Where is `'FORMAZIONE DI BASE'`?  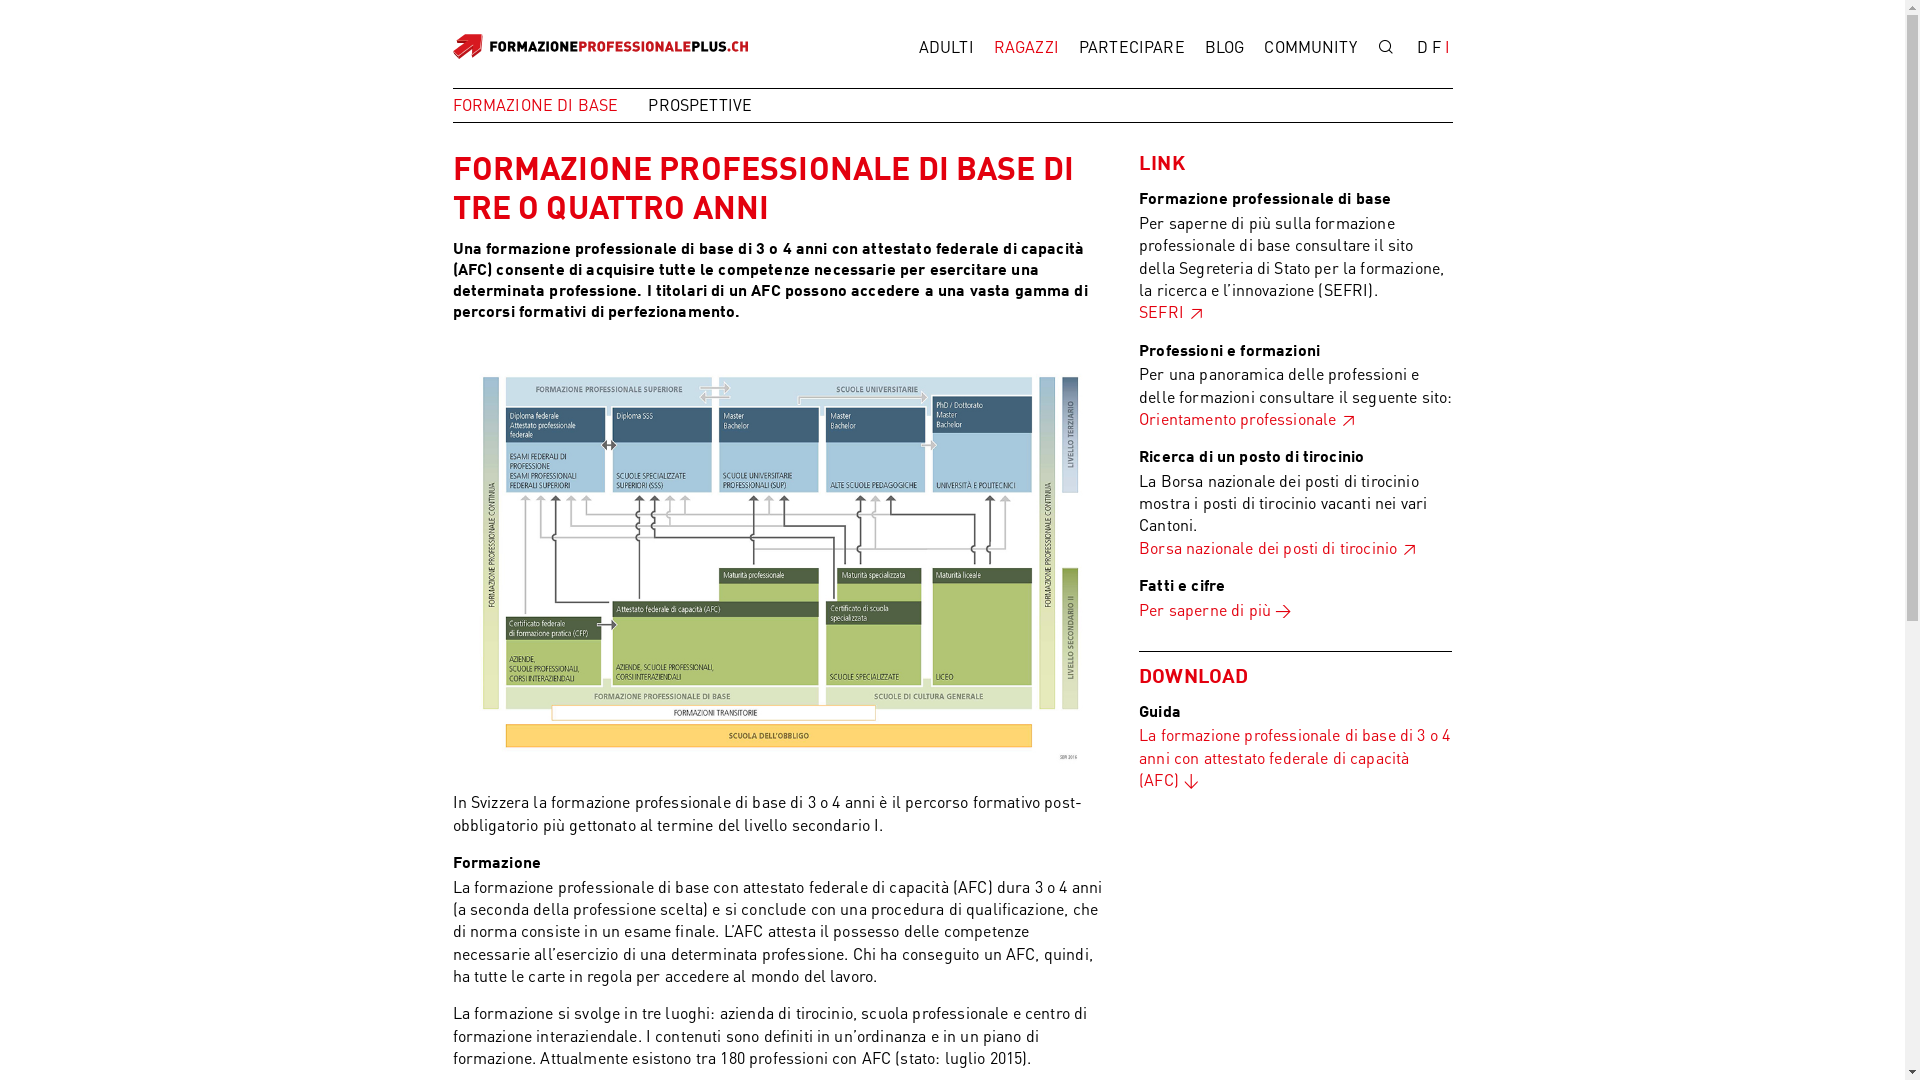 'FORMAZIONE DI BASE' is located at coordinates (550, 105).